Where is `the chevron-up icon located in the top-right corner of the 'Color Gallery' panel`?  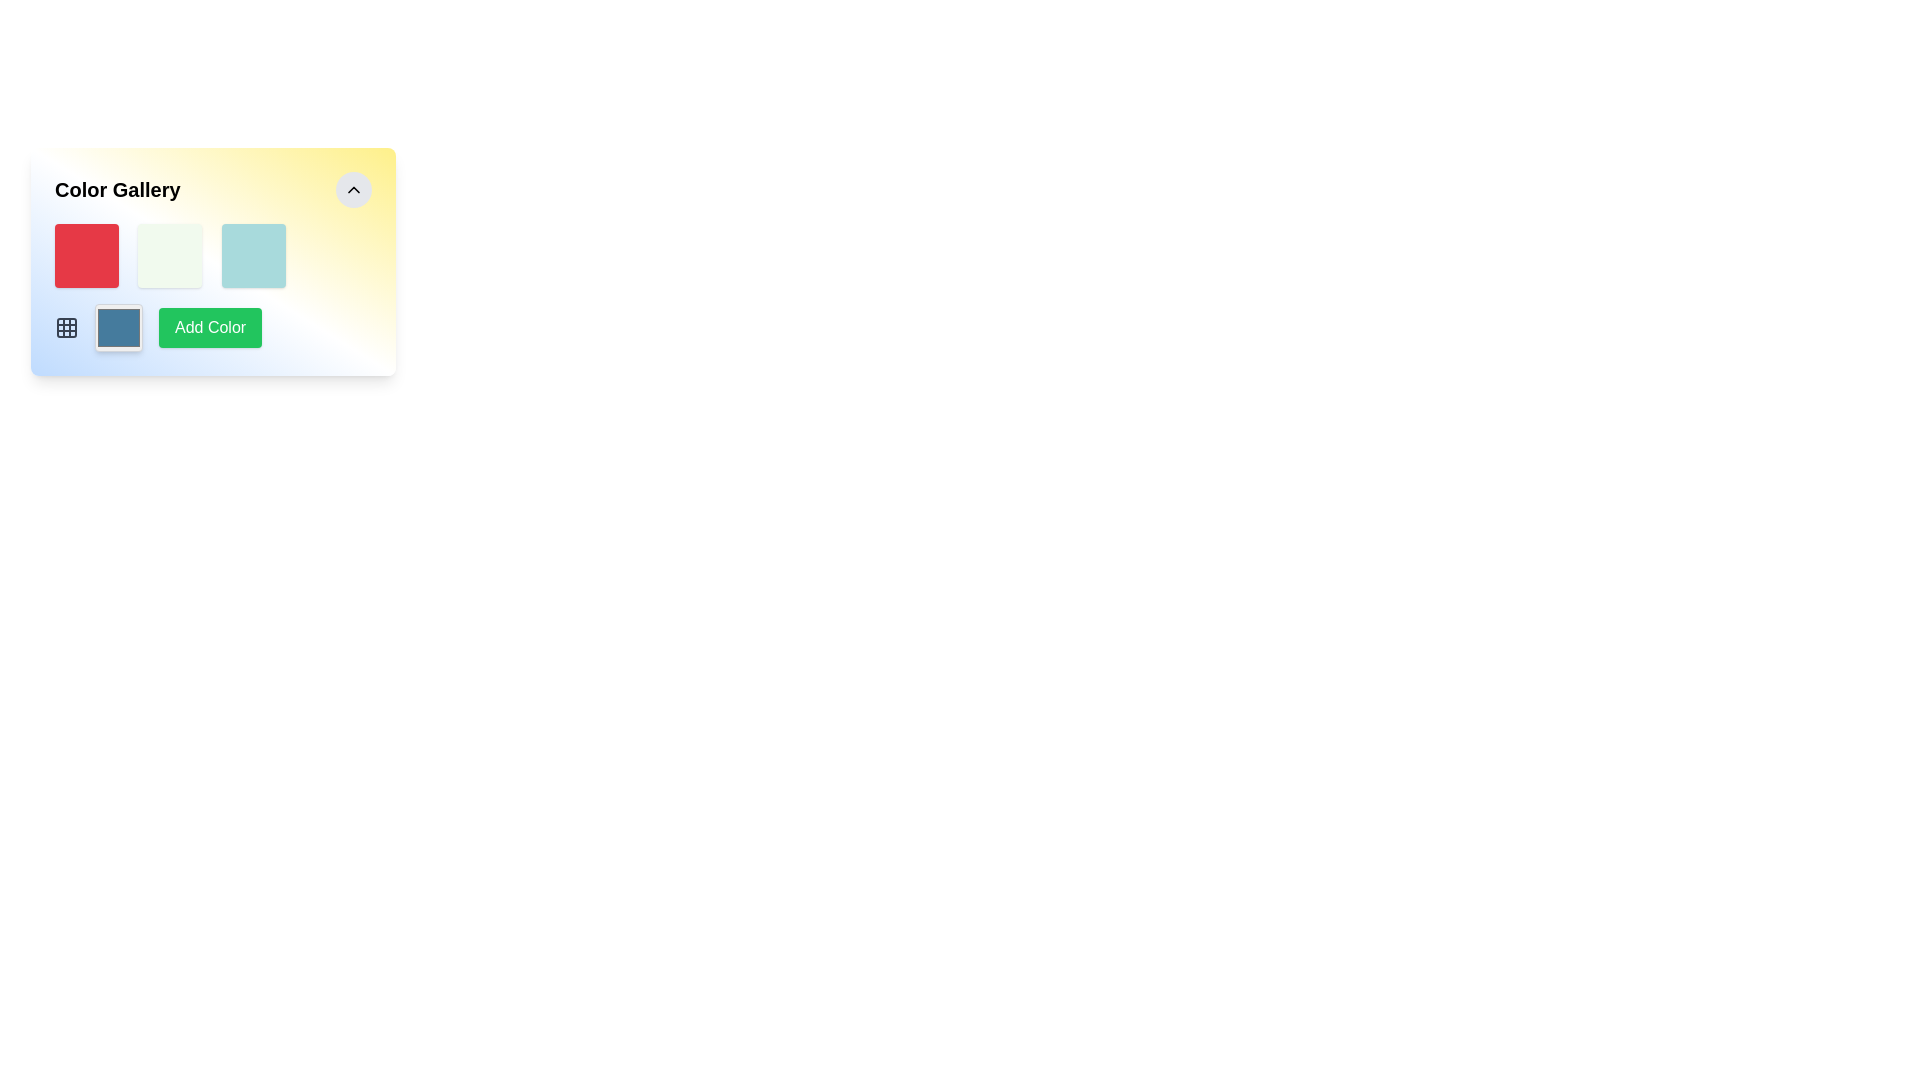 the chevron-up icon located in the top-right corner of the 'Color Gallery' panel is located at coordinates (354, 189).